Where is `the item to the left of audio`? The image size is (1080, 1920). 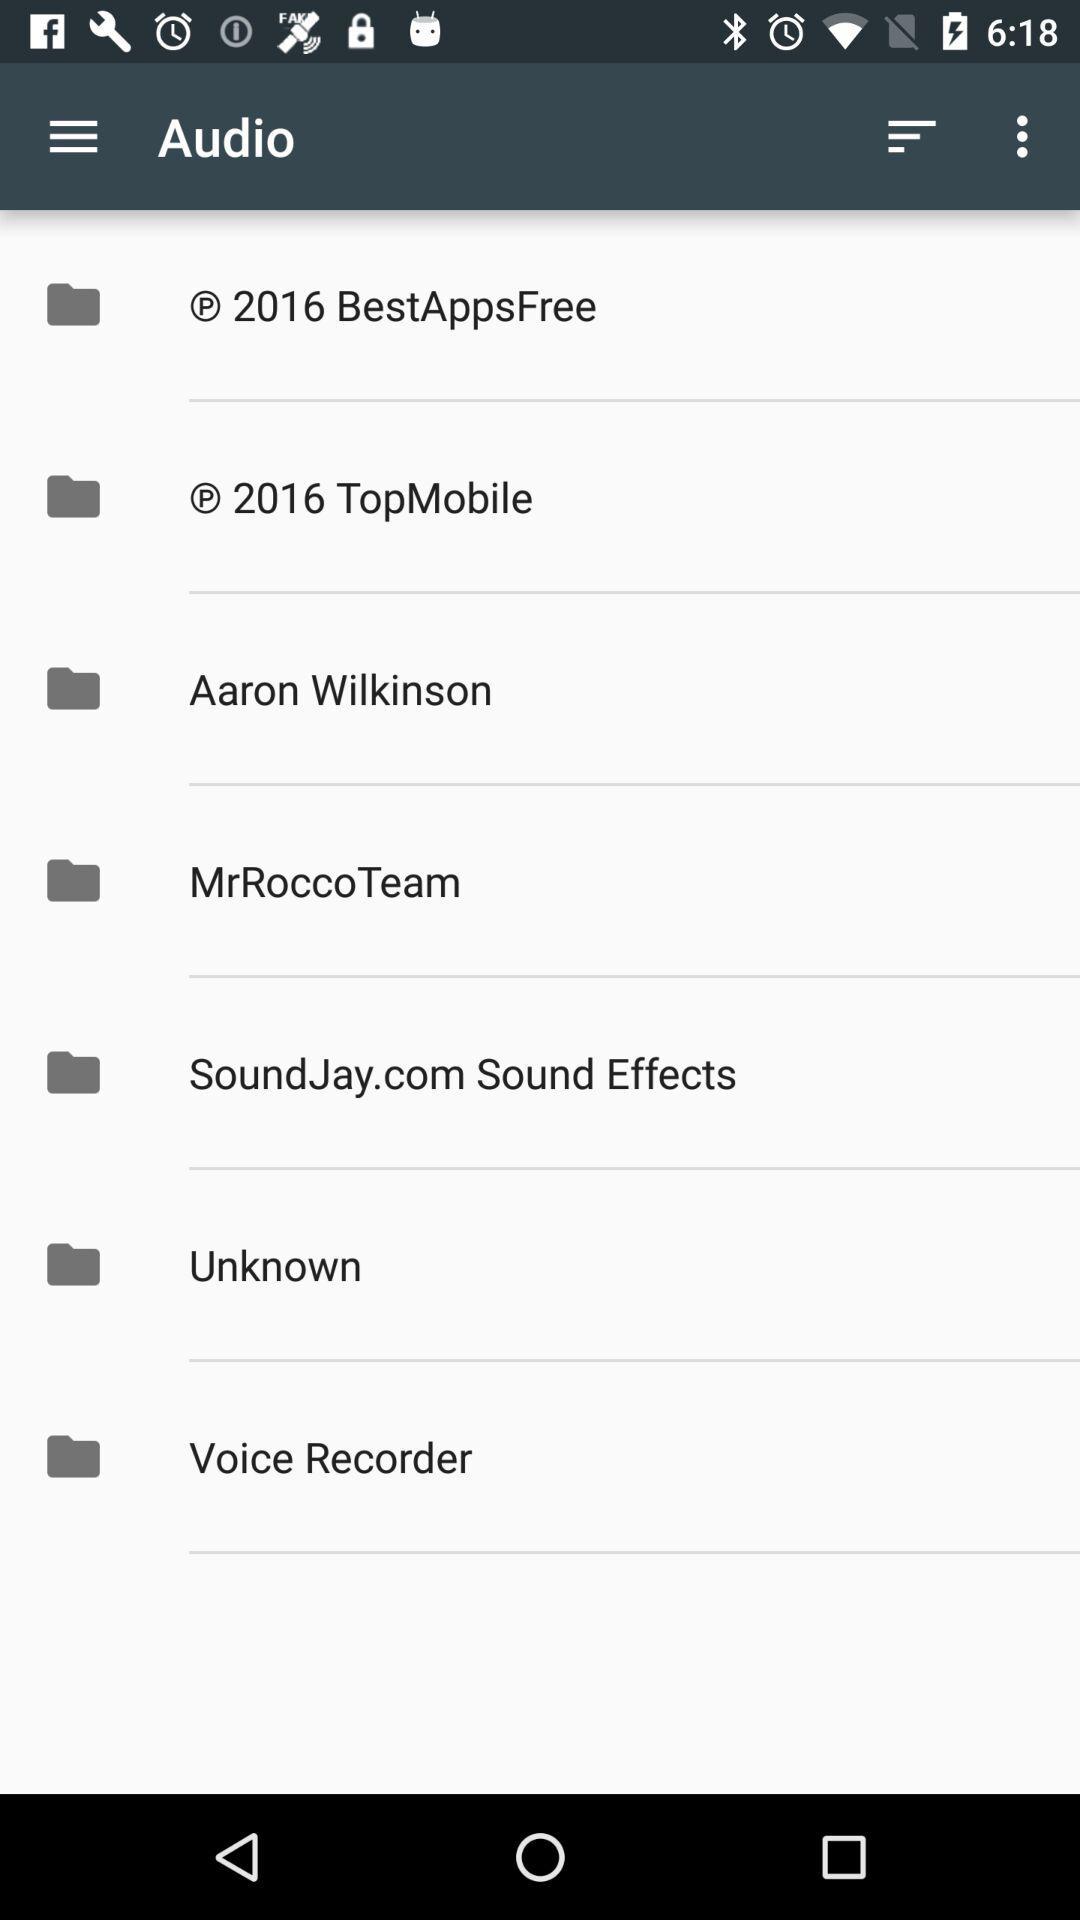 the item to the left of audio is located at coordinates (72, 135).